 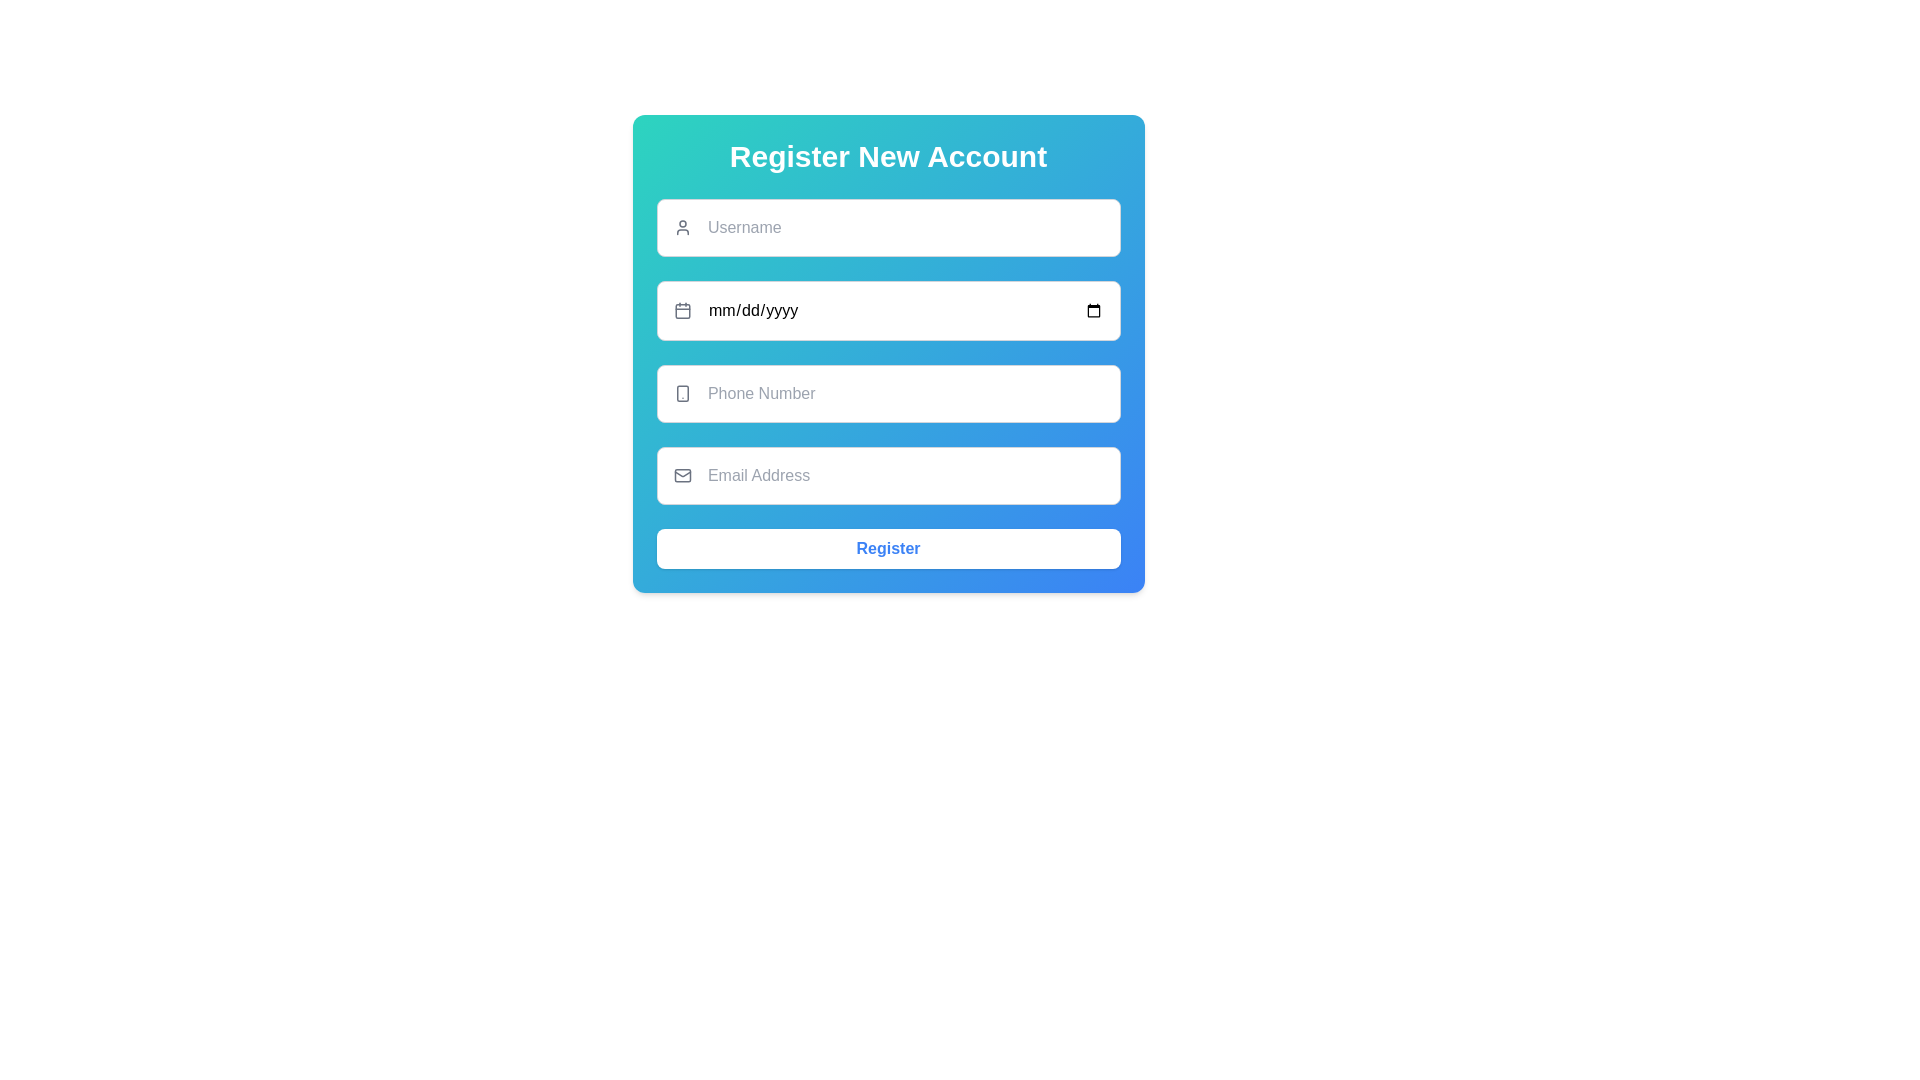 What do you see at coordinates (682, 311) in the screenshot?
I see `the calendar icon located to the left of the 'mm/dd/yyyy' text field in the second input group of the registration form` at bounding box center [682, 311].